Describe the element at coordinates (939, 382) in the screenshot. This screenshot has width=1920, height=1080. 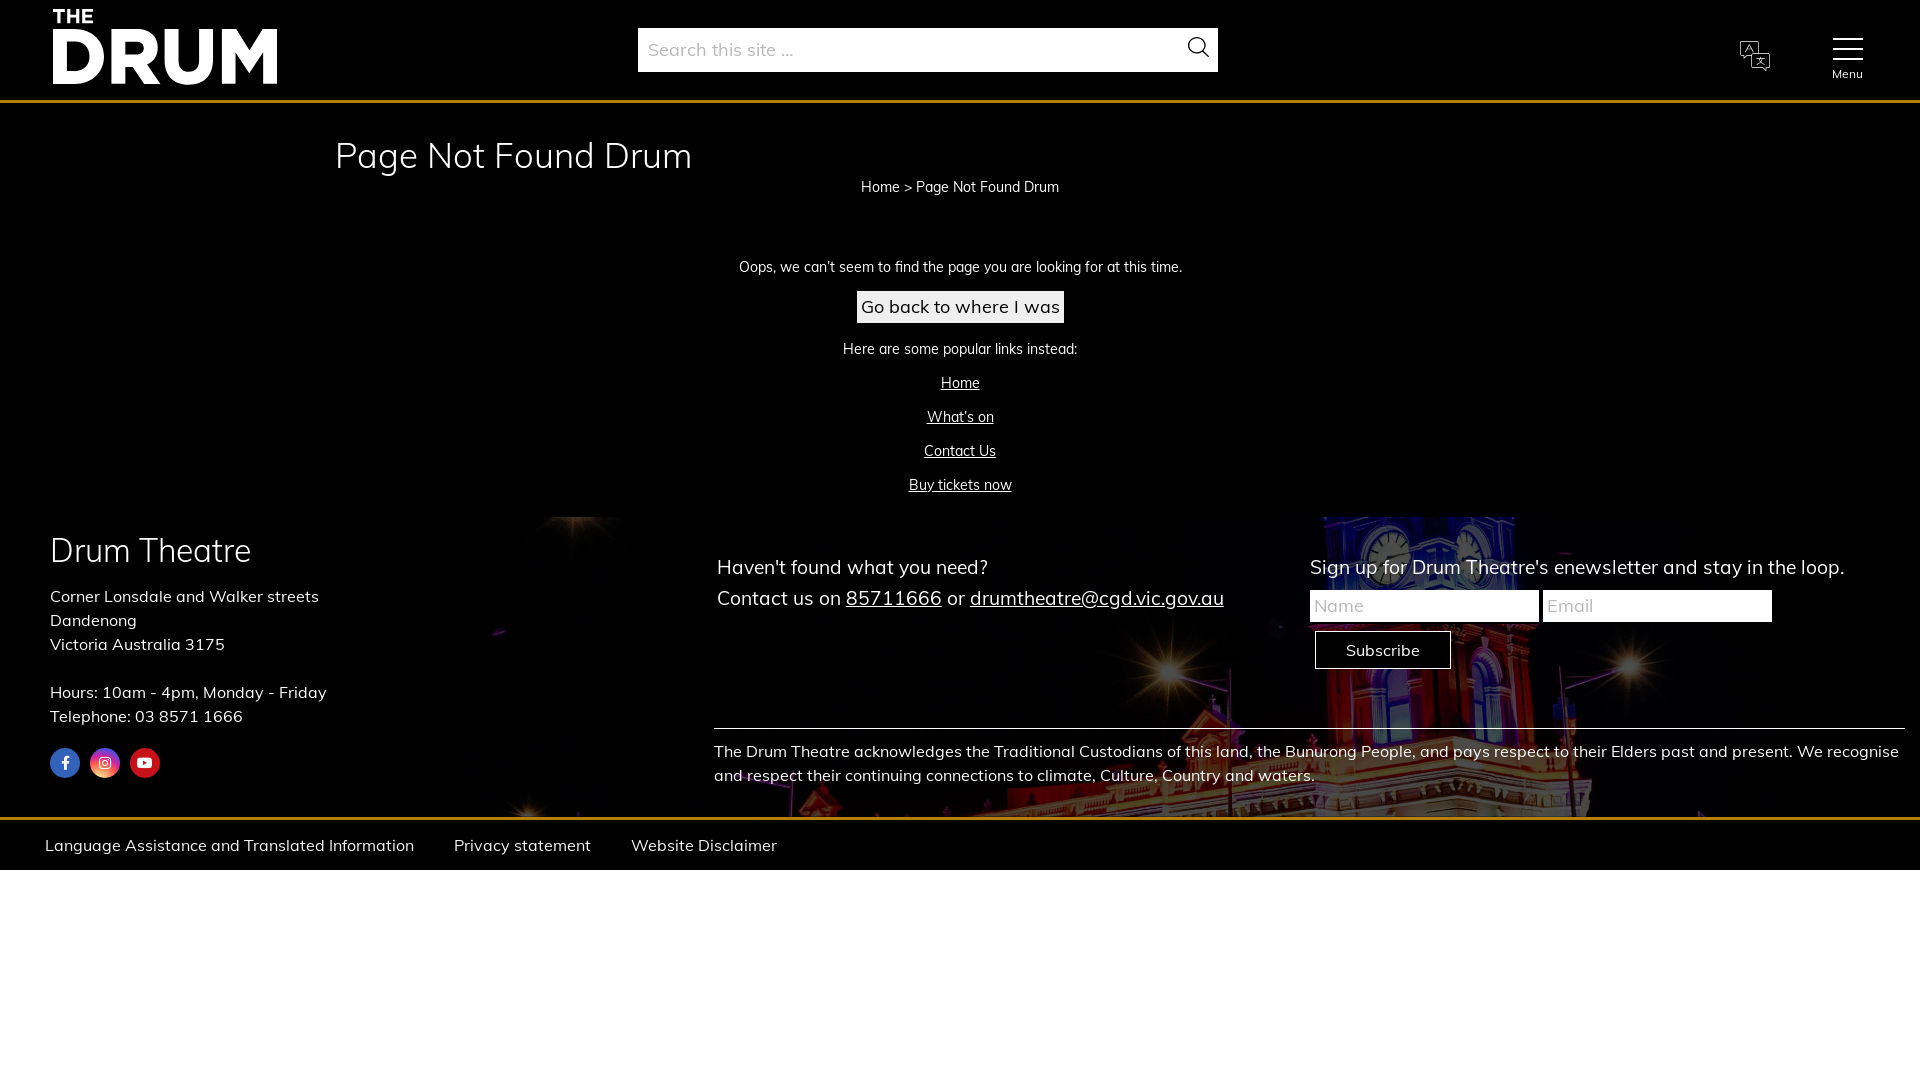
I see `'Home'` at that location.